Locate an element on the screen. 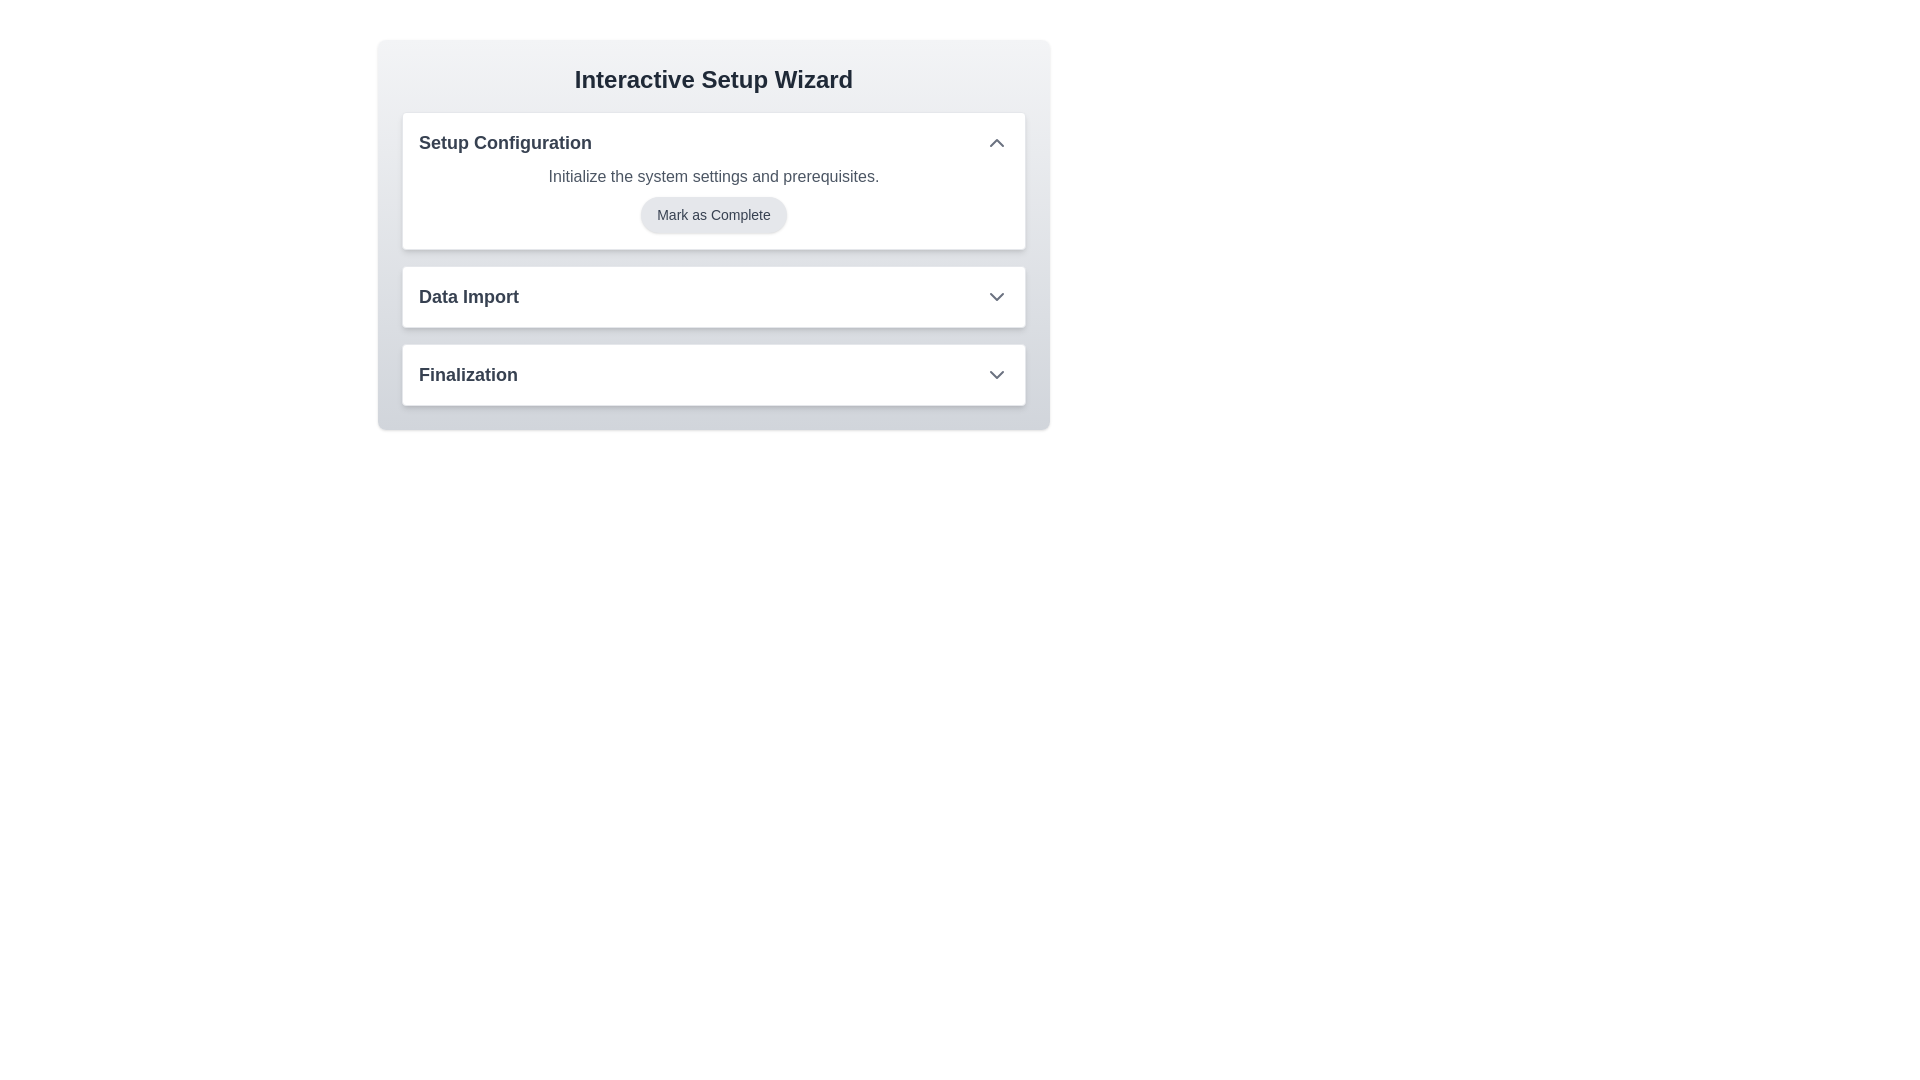 This screenshot has width=1920, height=1080. the button located beneath the text 'Initialize the system settings and prerequisites.' in the 'Setup Configuration' section to mark the task as complete is located at coordinates (714, 215).